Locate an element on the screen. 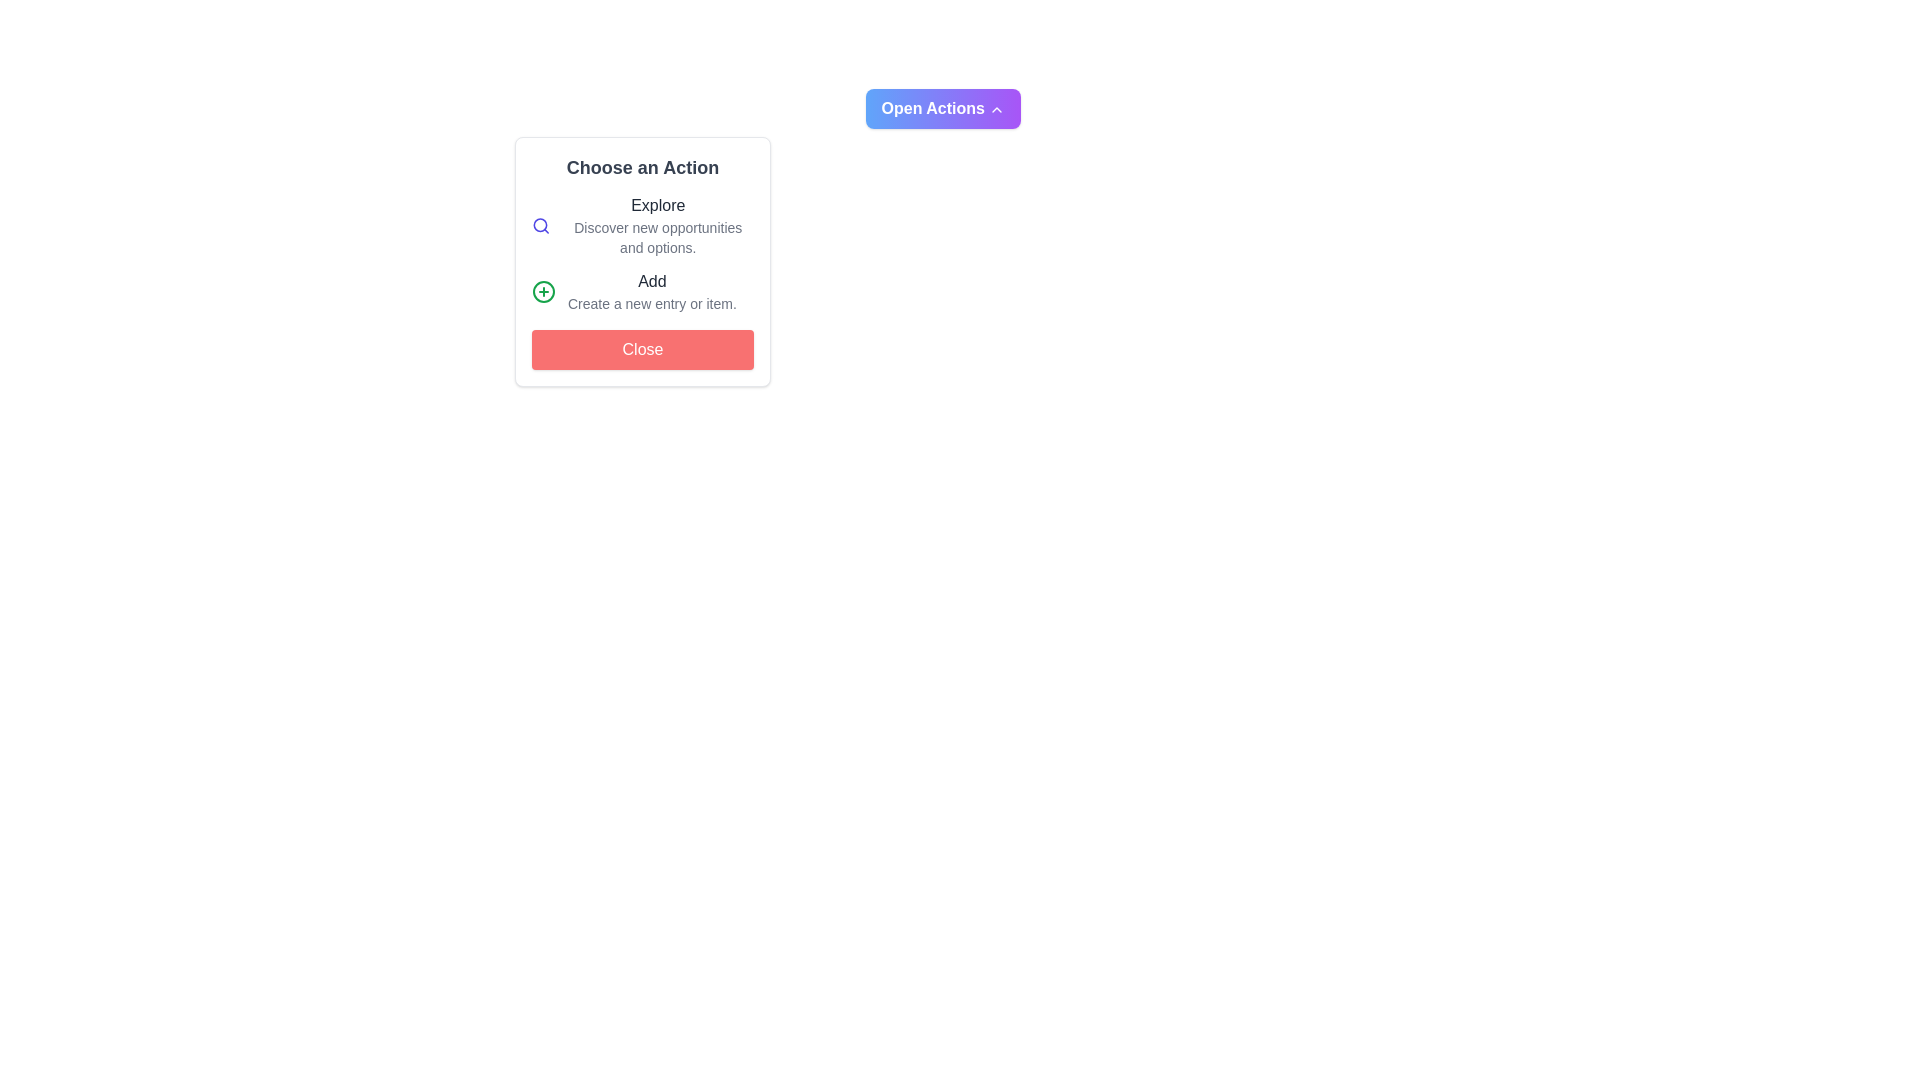  the descriptive Text label located below the 'Explore' heading in the 'Choose an Action' modal dialog box is located at coordinates (658, 237).